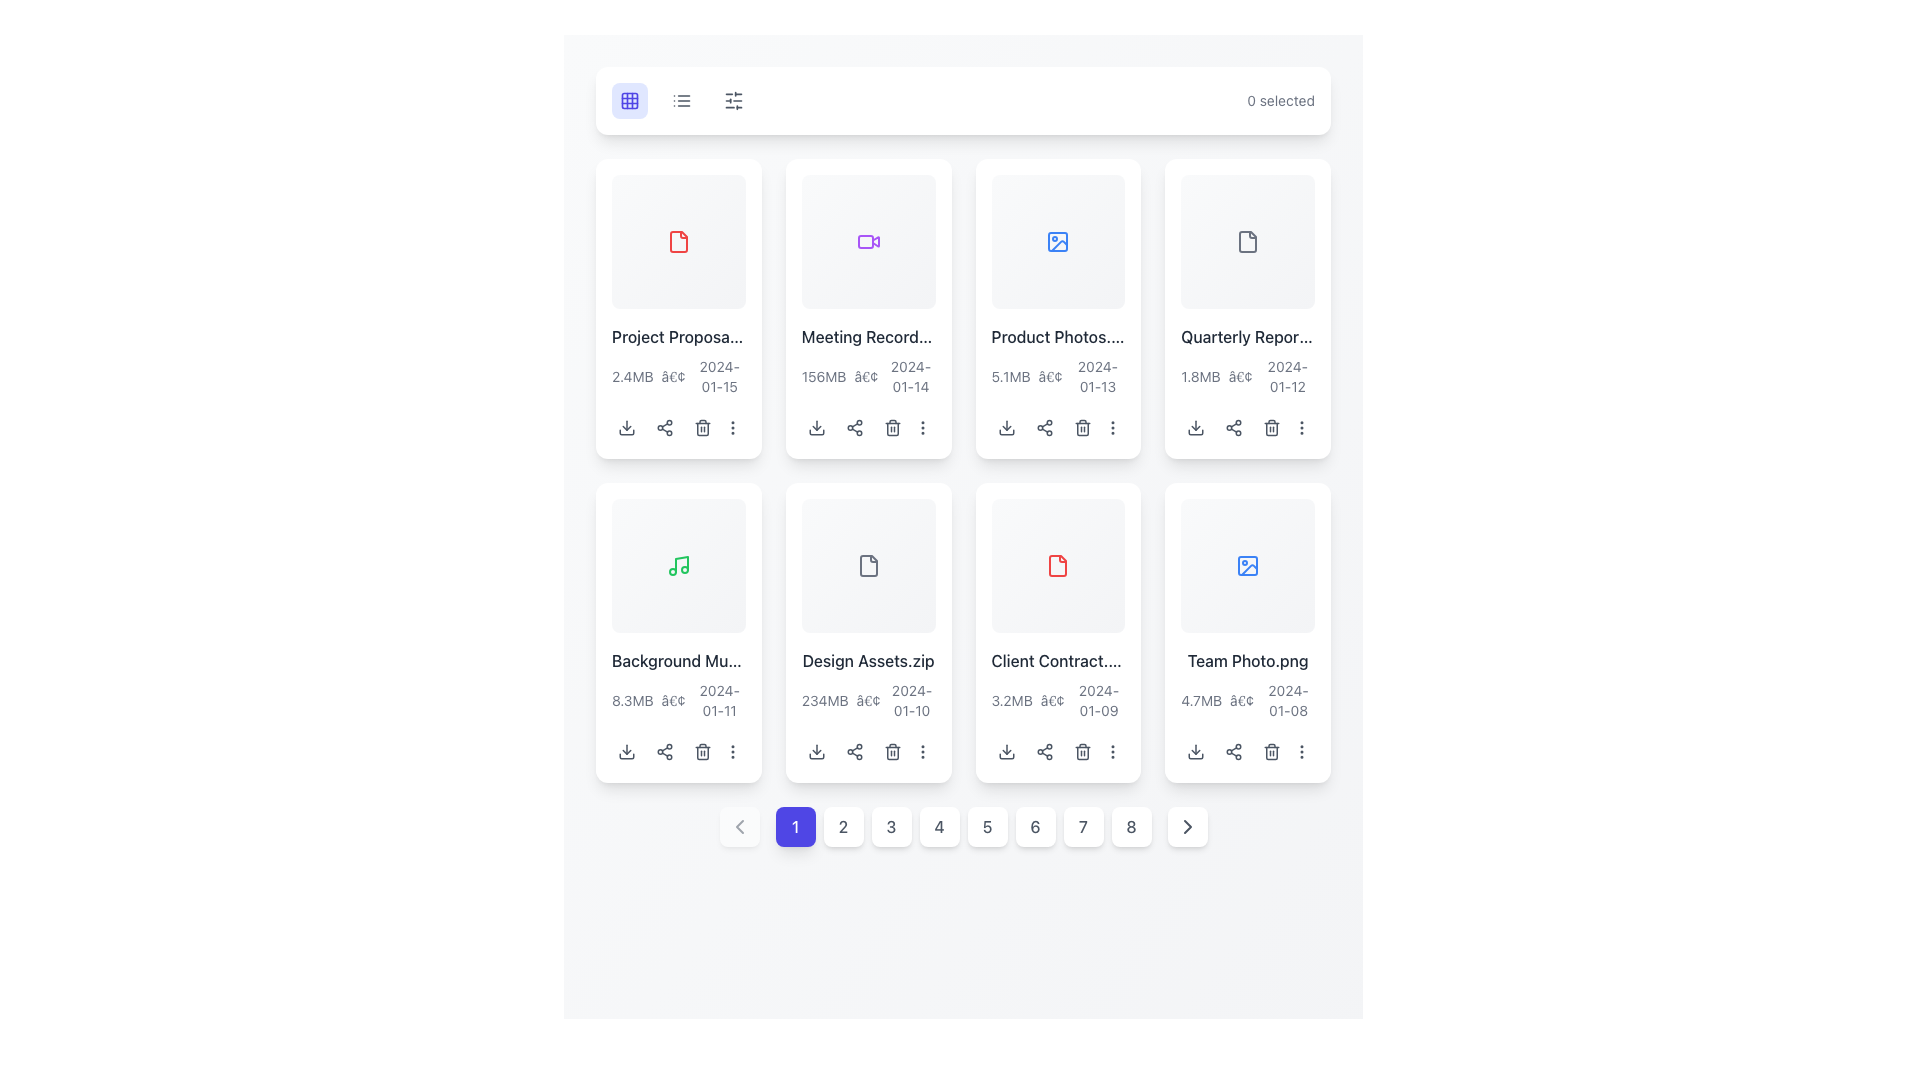 This screenshot has width=1920, height=1080. What do you see at coordinates (868, 565) in the screenshot?
I see `the icon holder representing the file 'Design Assets.zip', located in the upper portion of the card in the third row, second column of the grid layout` at bounding box center [868, 565].